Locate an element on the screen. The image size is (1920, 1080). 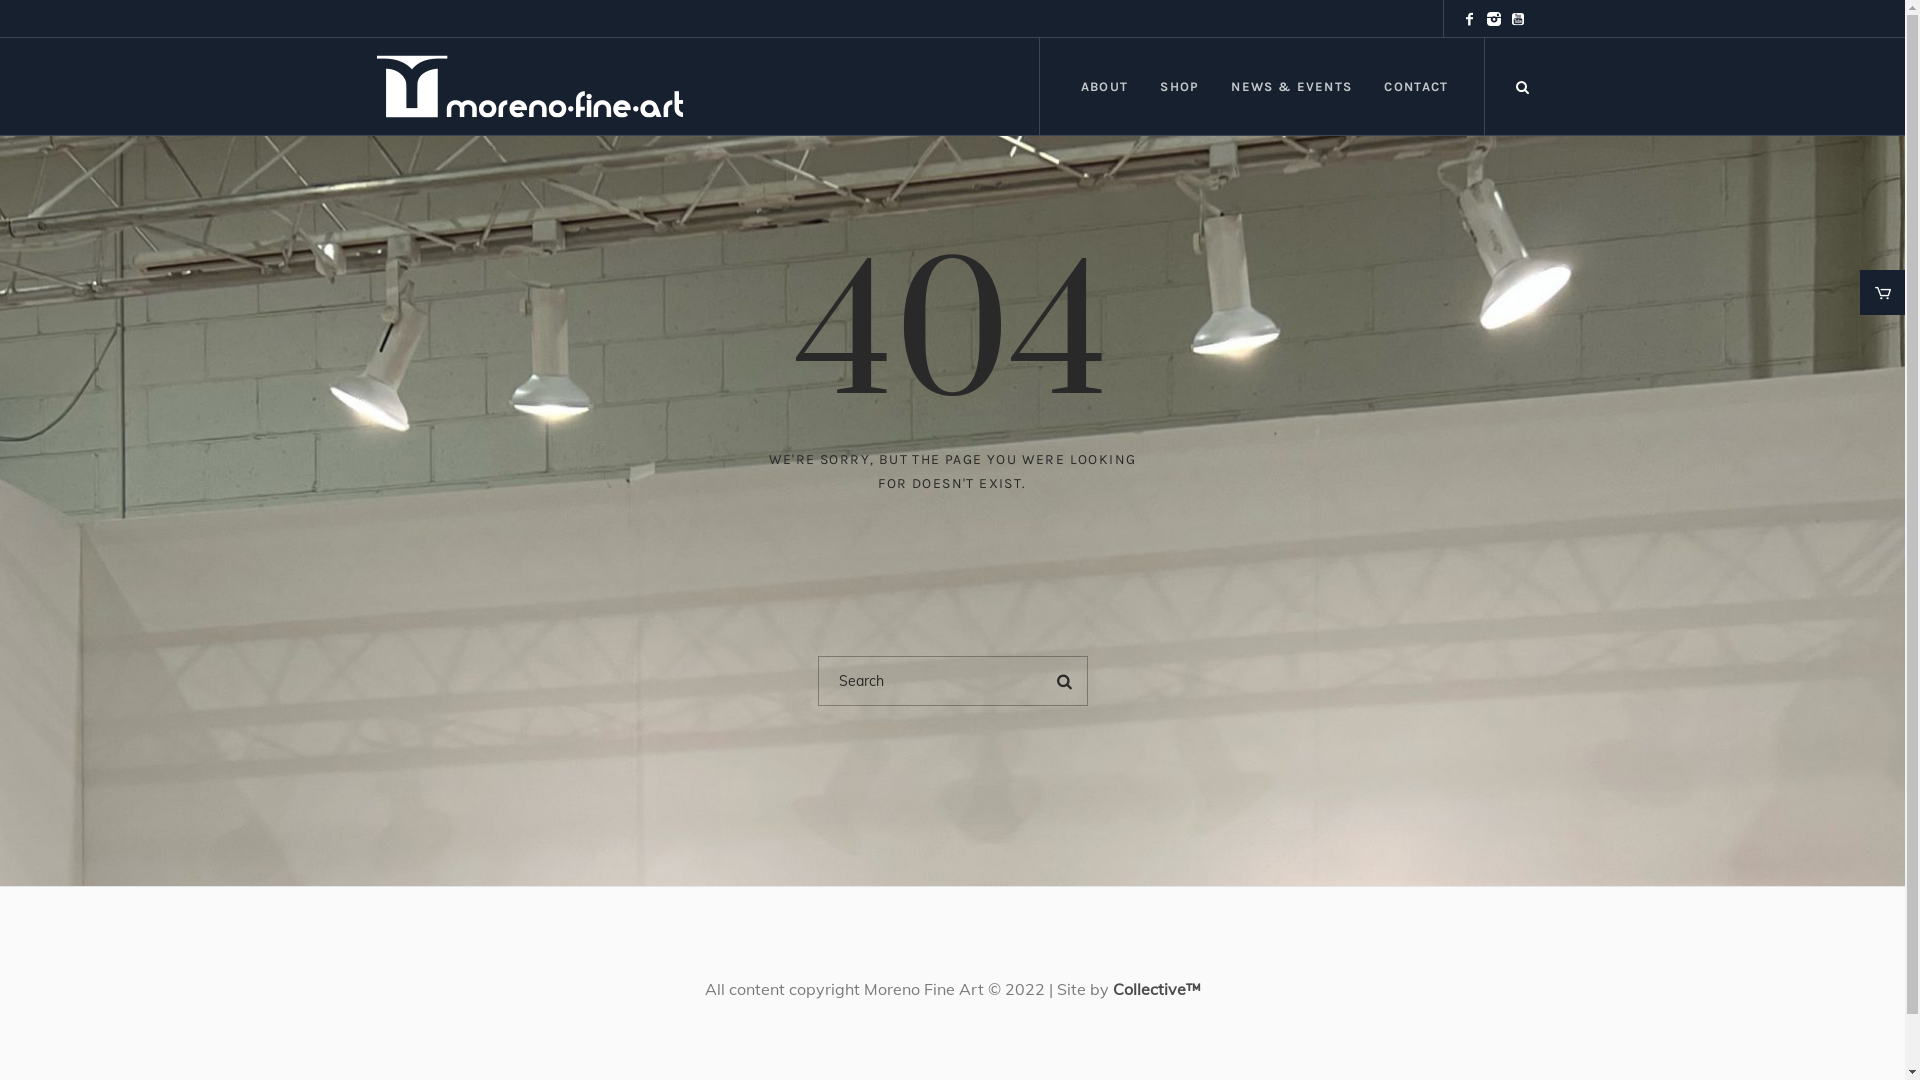
'Facebook' is located at coordinates (1468, 19).